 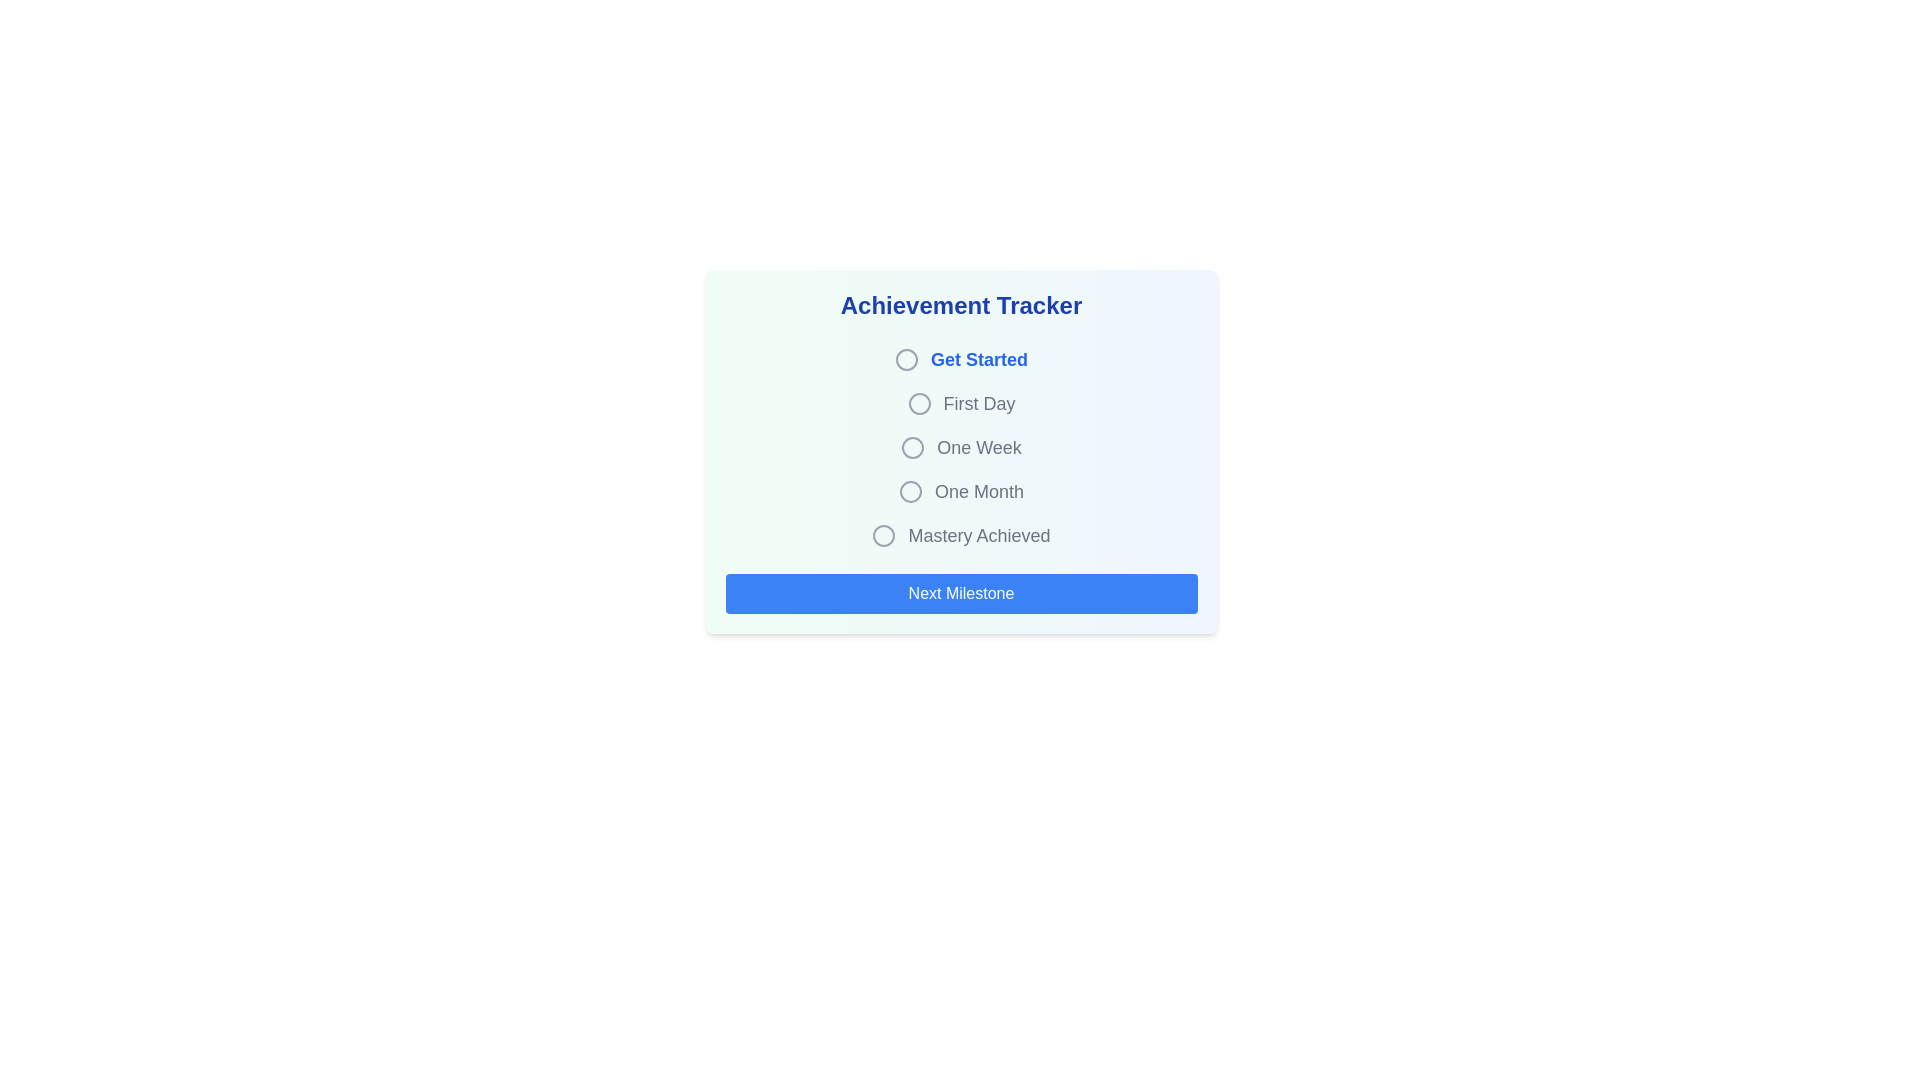 What do you see at coordinates (979, 358) in the screenshot?
I see `text from the 'Get Started' label, which is prominently displayed in bold blue typeface and is the first item in a vertical list near the top-left section of the 'Achievement Tracker' card` at bounding box center [979, 358].